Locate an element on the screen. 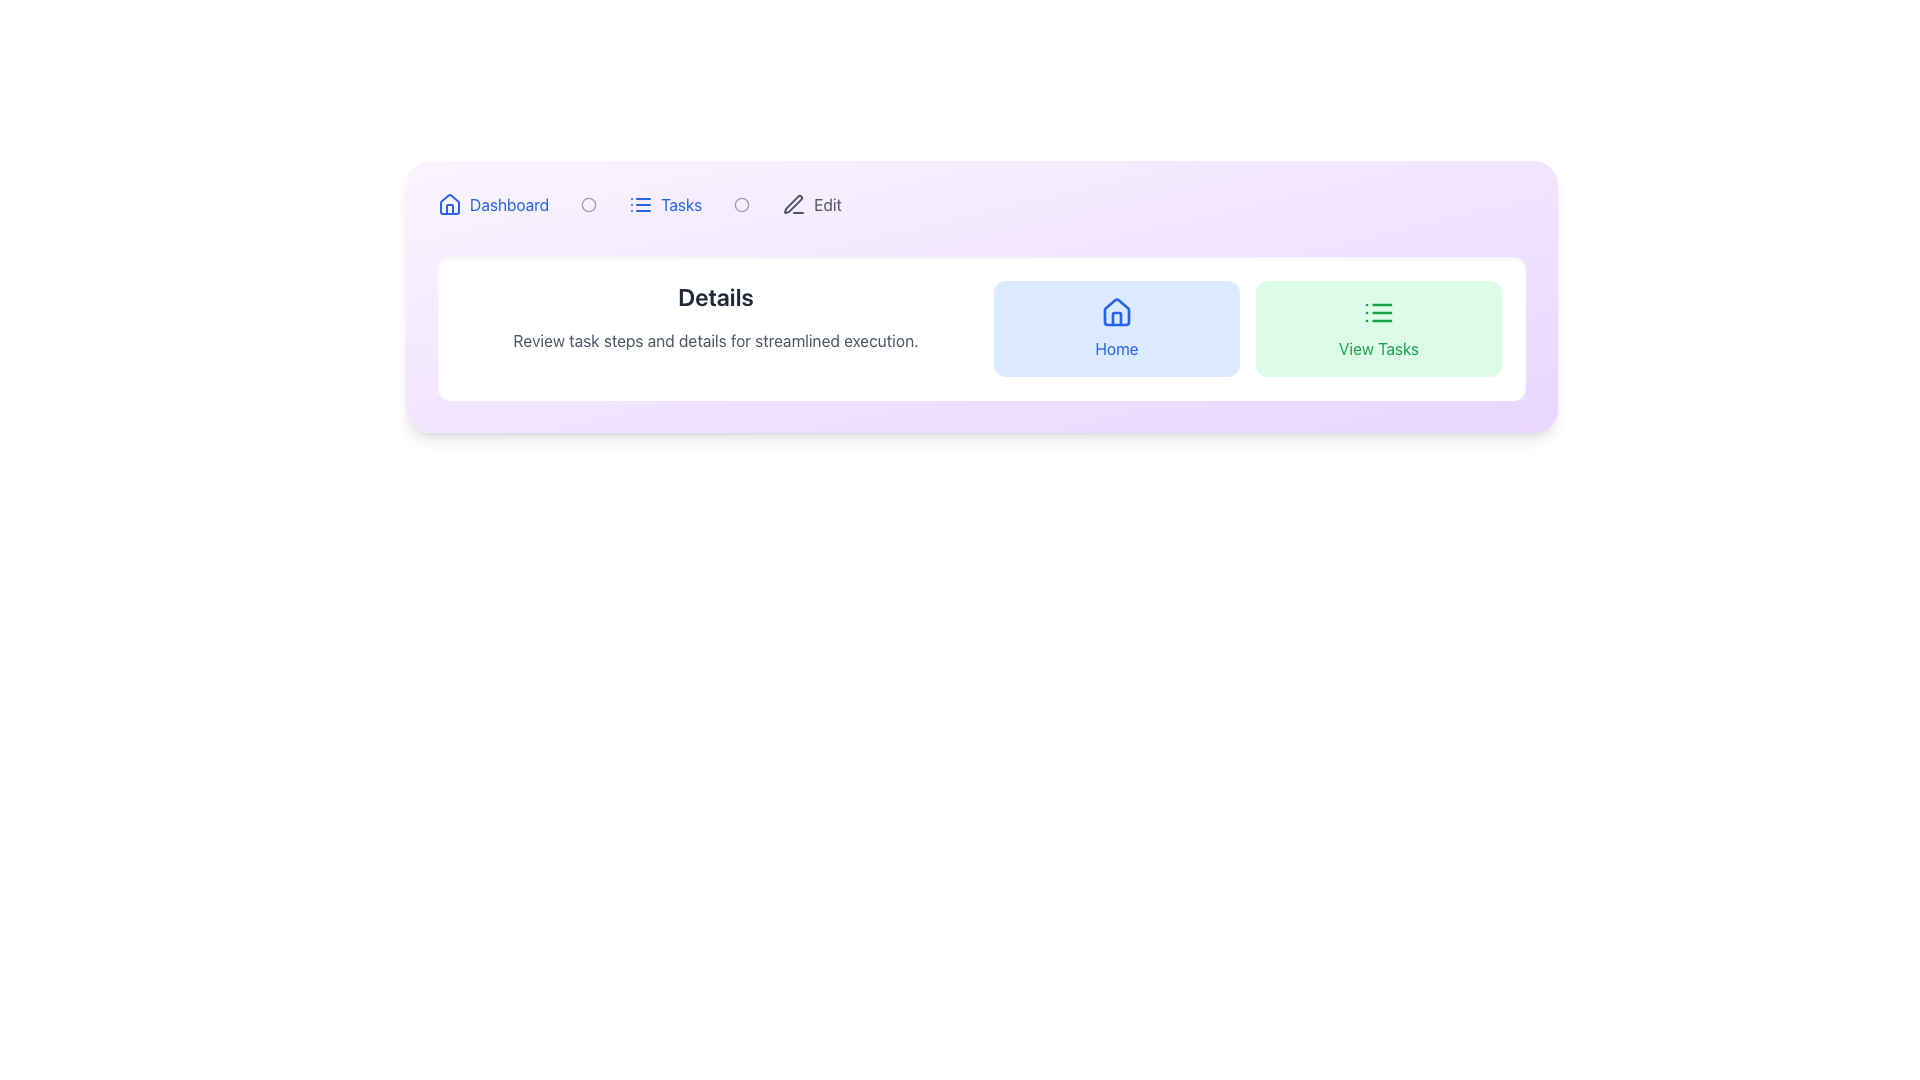  the Interactive Label with Icon located in the navigation bar between 'Dashboard' and 'Edit' is located at coordinates (665, 204).